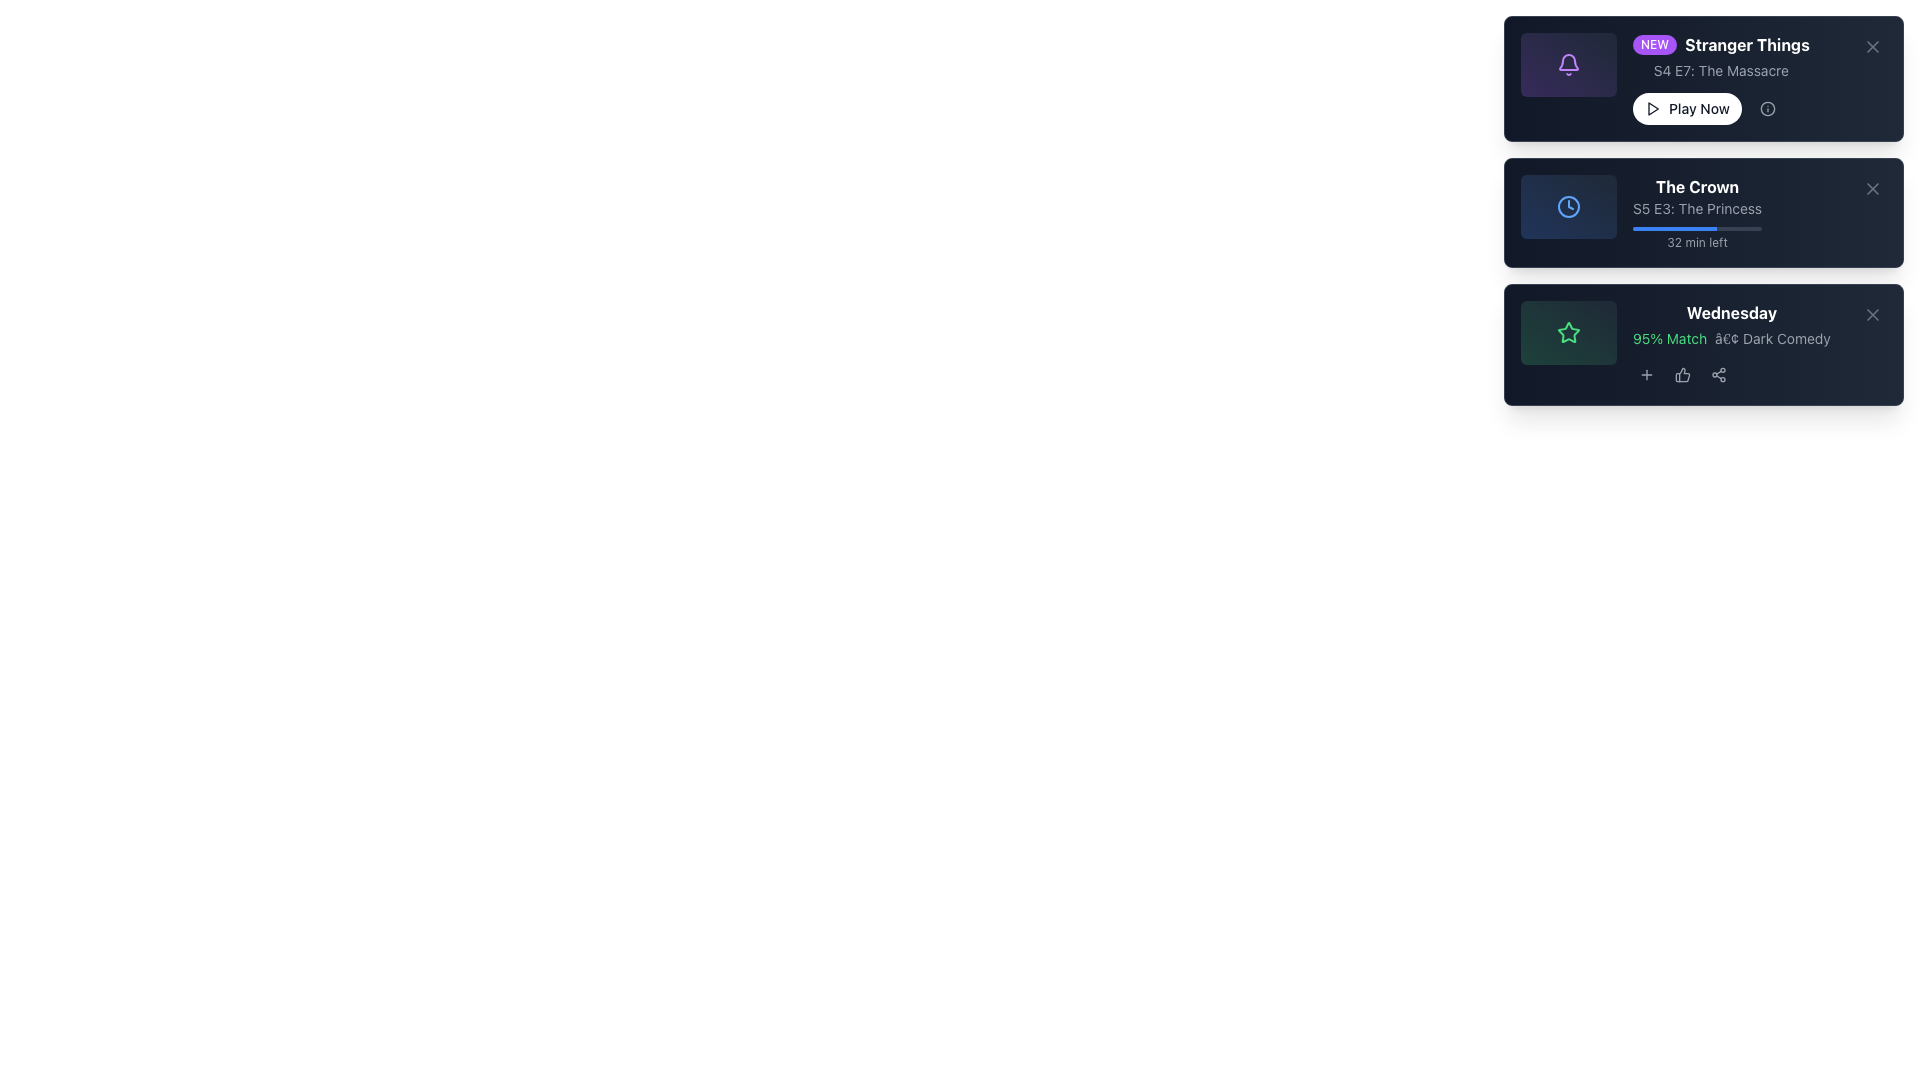 This screenshot has width=1920, height=1080. I want to click on to interact with the rating icon associated with the item 'Wednesday' in the third list item of the vertical list, so click(1567, 330).